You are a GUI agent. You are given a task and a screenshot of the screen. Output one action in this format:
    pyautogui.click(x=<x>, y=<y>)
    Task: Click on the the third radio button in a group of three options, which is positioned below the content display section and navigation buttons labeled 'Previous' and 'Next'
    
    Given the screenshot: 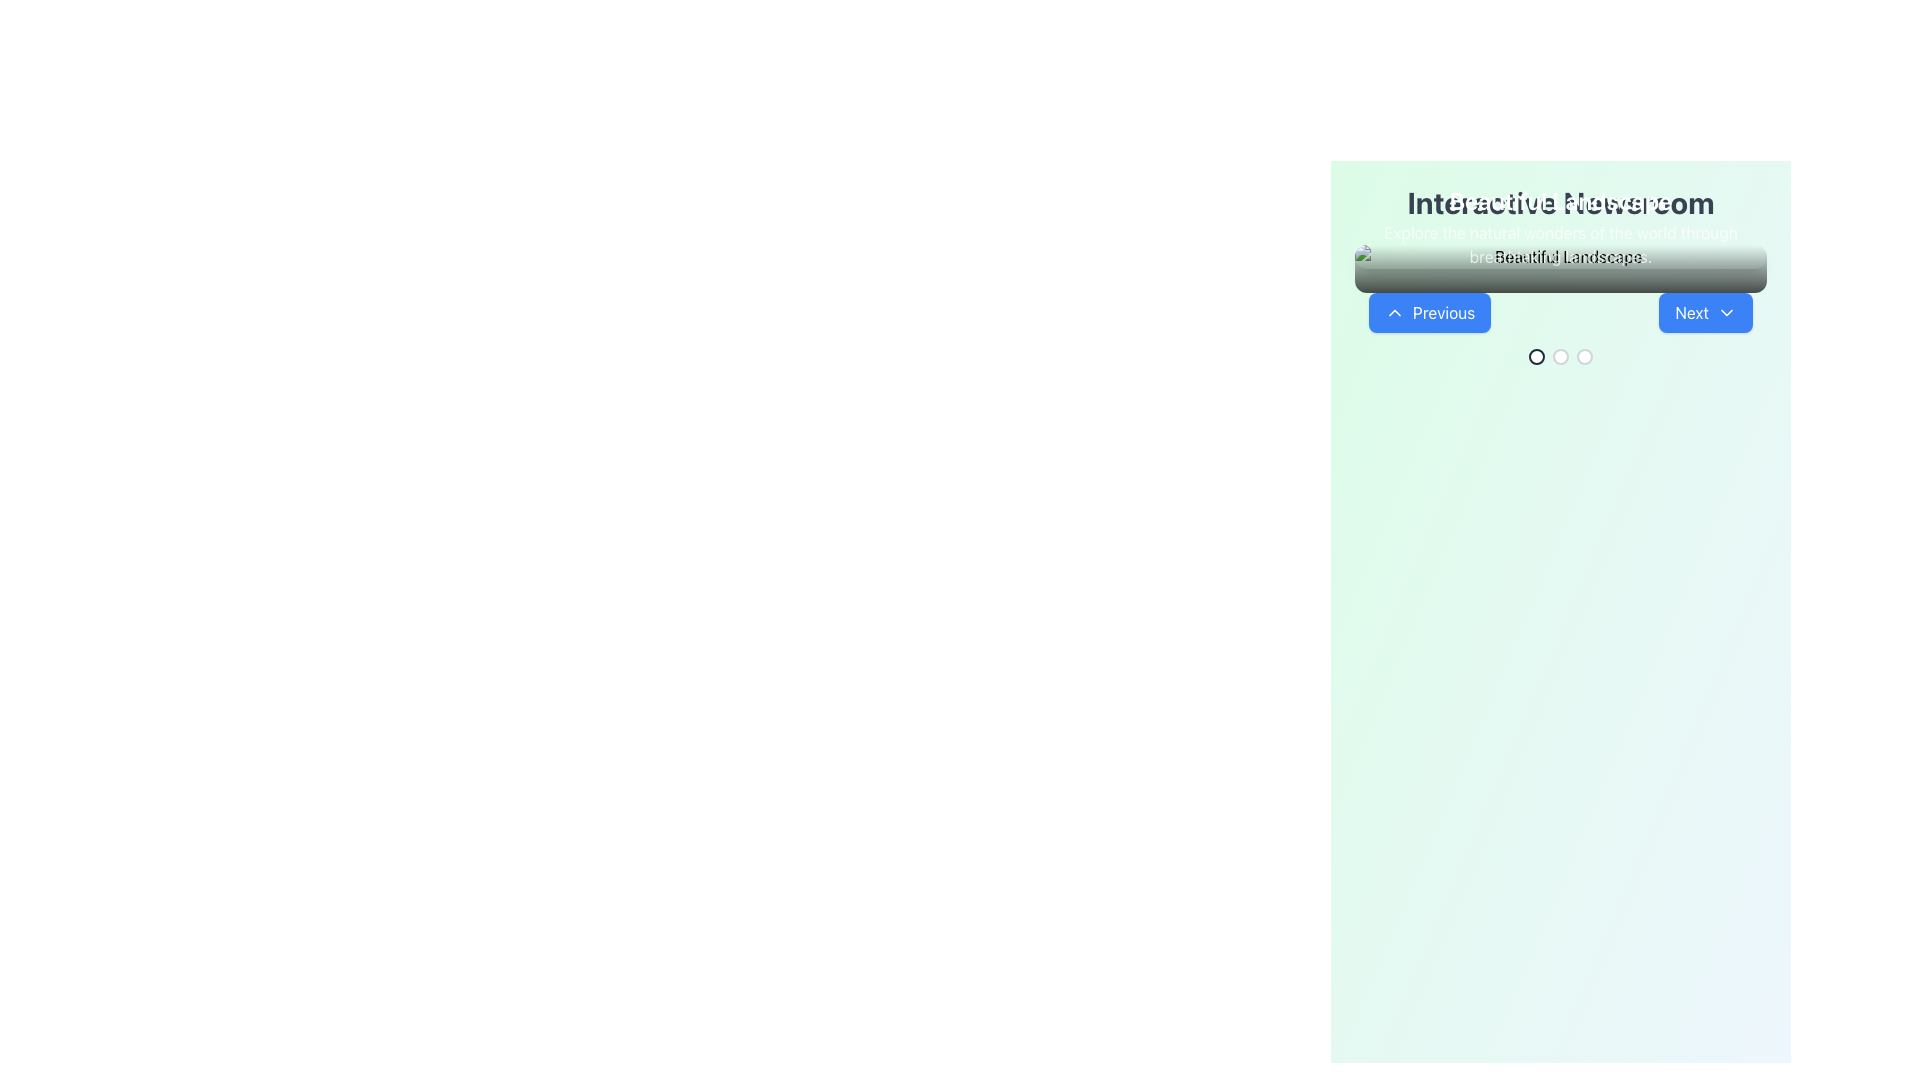 What is the action you would take?
    pyautogui.click(x=1583, y=356)
    